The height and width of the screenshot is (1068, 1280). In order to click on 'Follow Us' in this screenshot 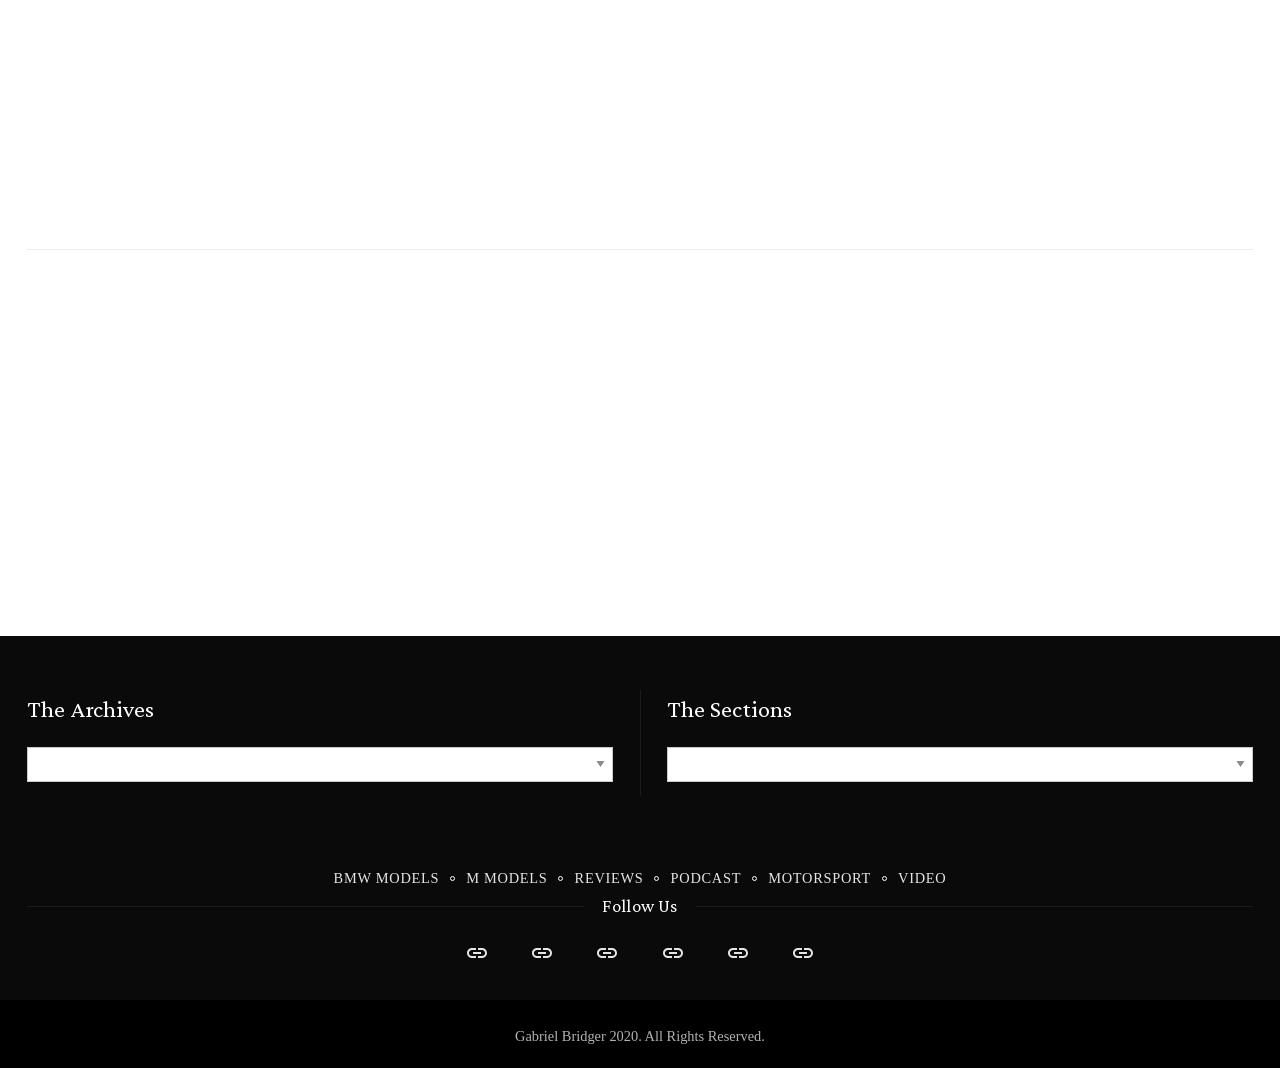, I will do `click(638, 904)`.